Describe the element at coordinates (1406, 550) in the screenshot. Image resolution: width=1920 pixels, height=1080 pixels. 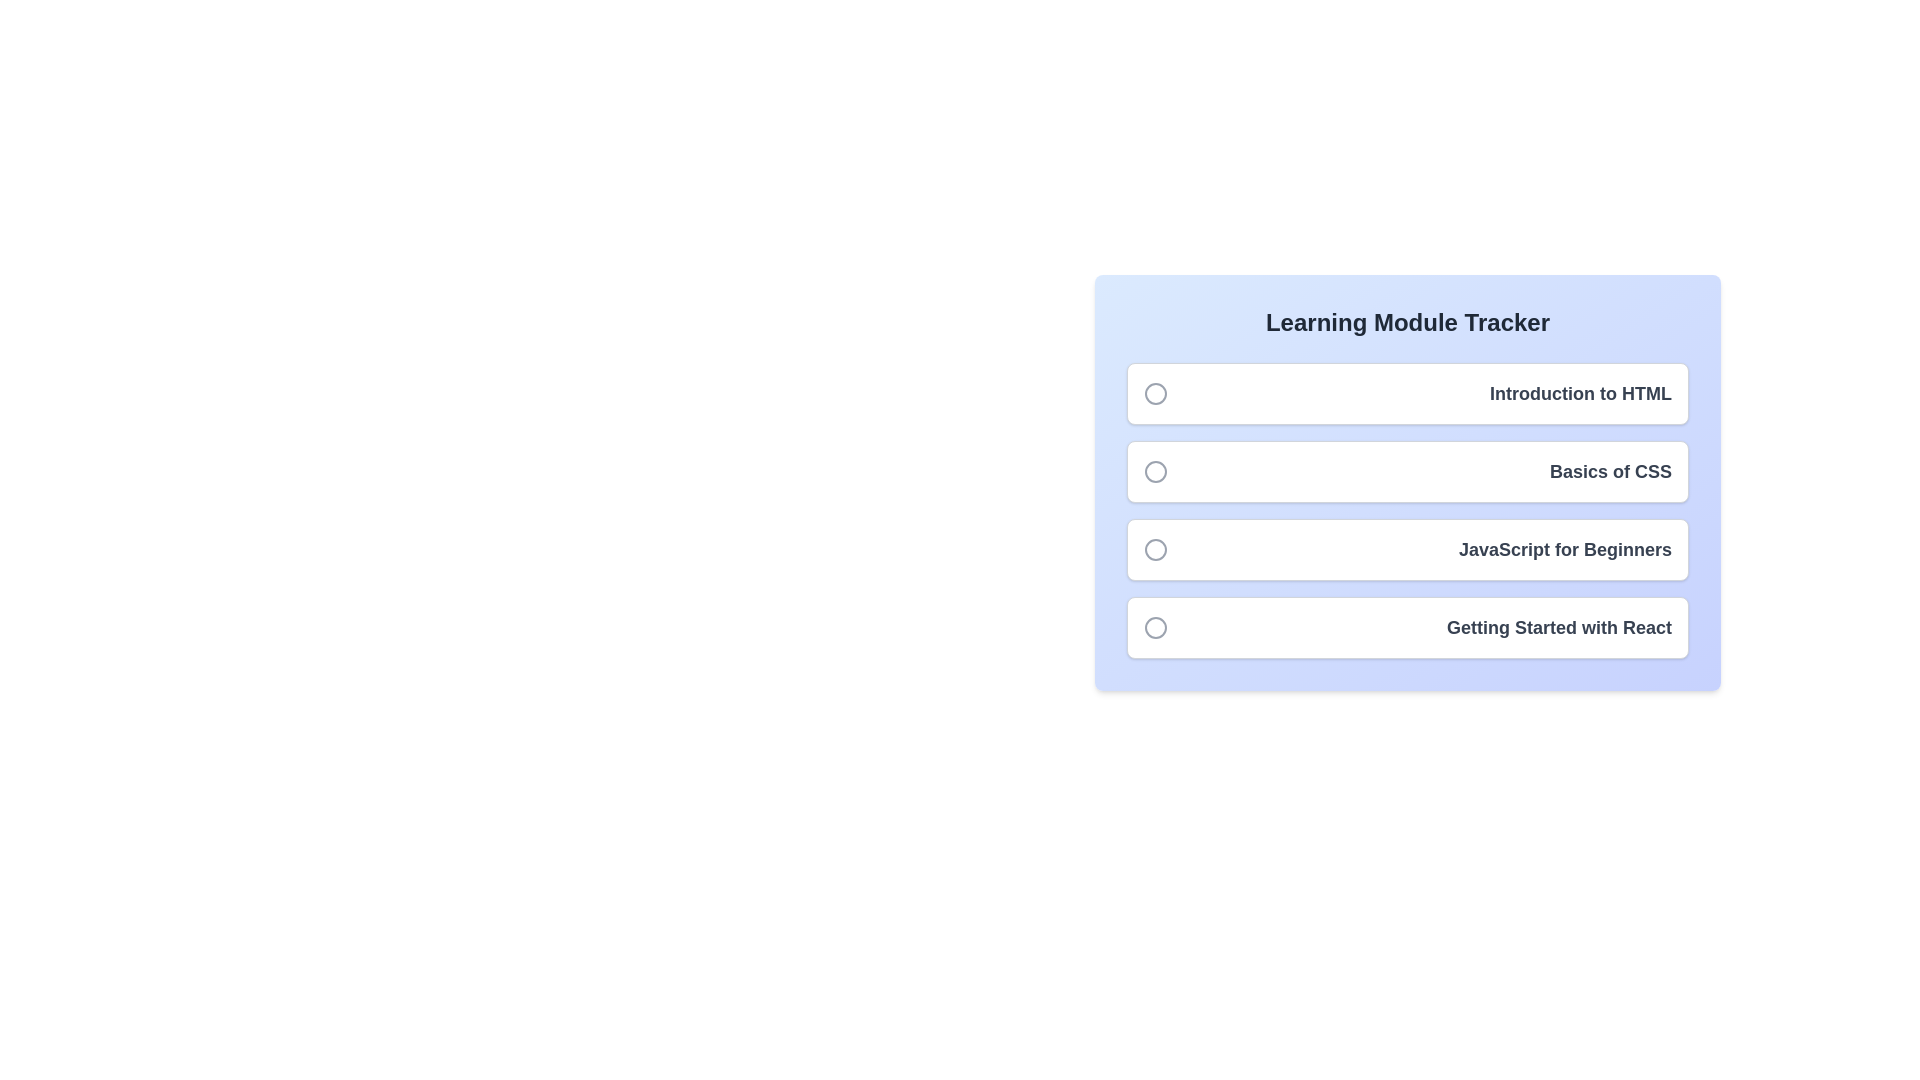
I see `the list item displaying 'JavaScript for Beginners' under the 'Learning Module Tracker' section` at that location.